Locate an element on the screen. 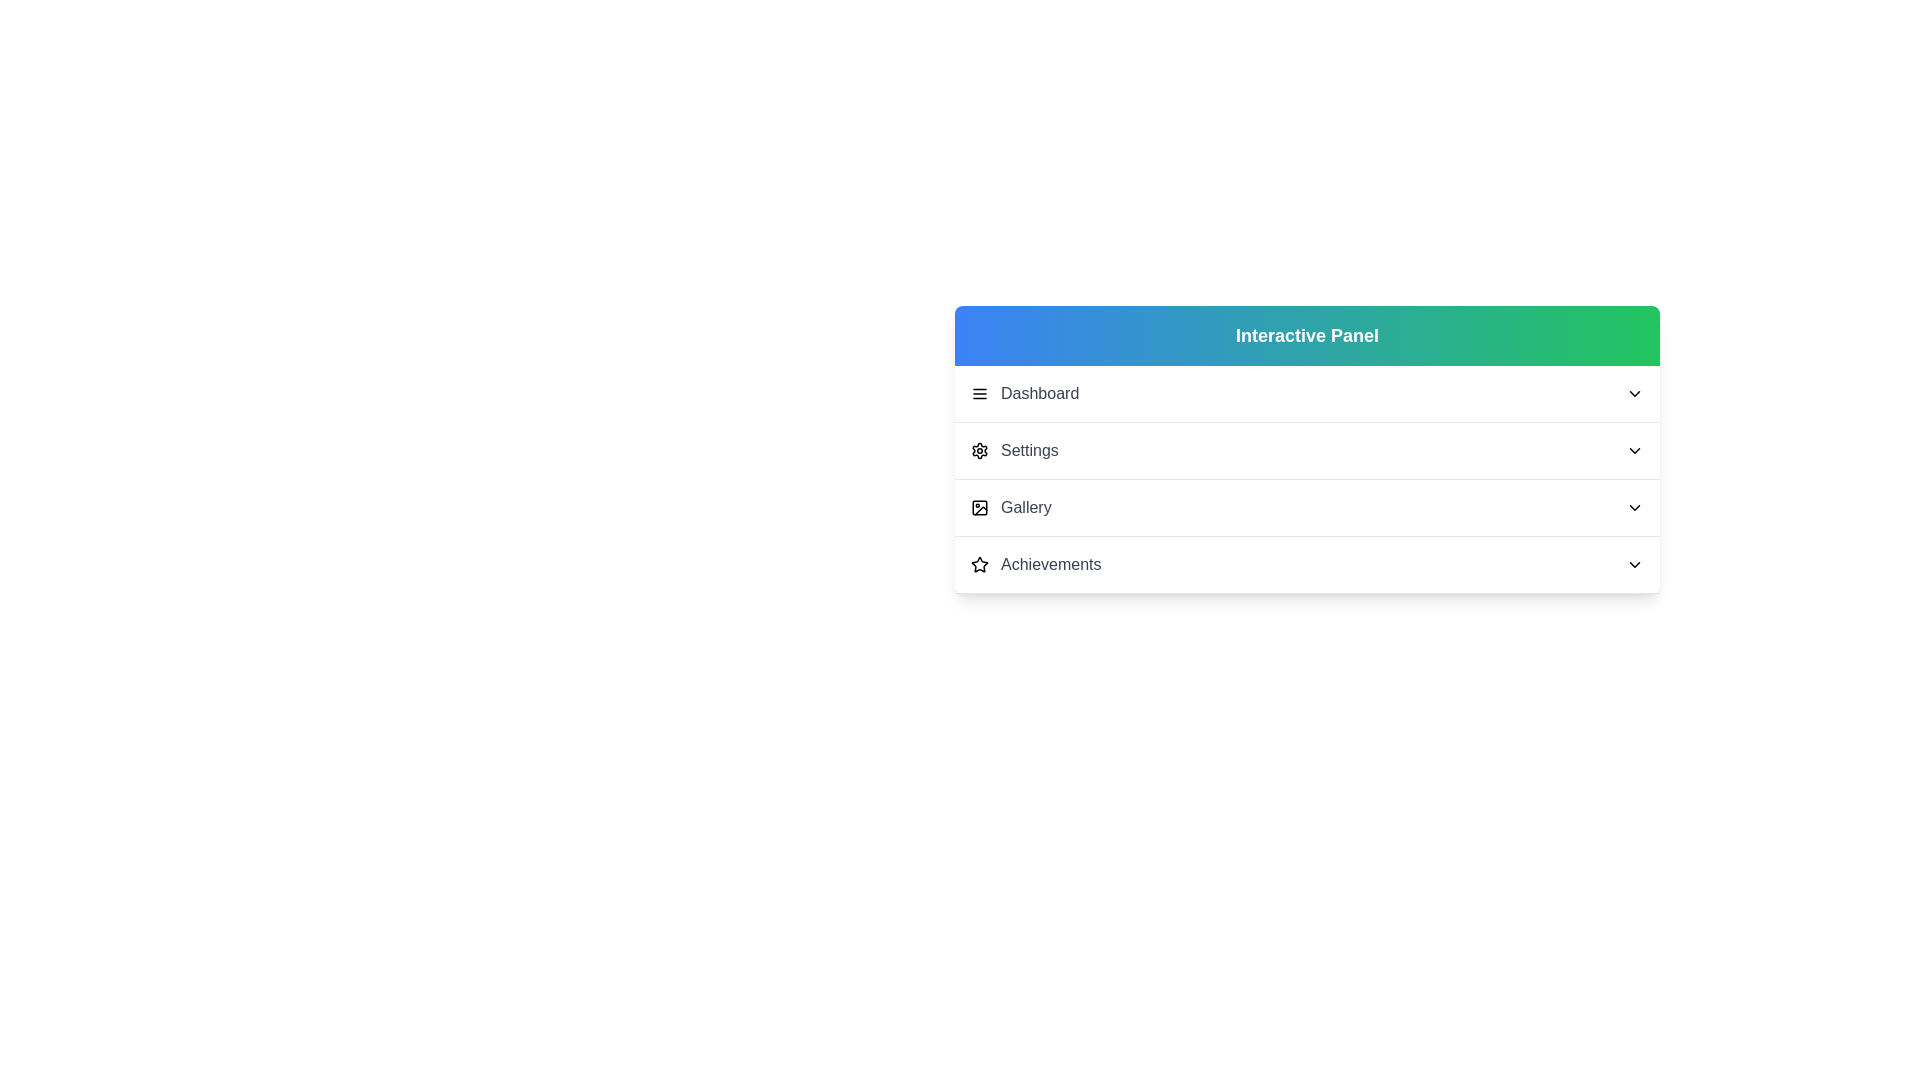 The image size is (1920, 1080). the downward-pointing chevron icon located to the right of the 'Settings' label is located at coordinates (1635, 451).